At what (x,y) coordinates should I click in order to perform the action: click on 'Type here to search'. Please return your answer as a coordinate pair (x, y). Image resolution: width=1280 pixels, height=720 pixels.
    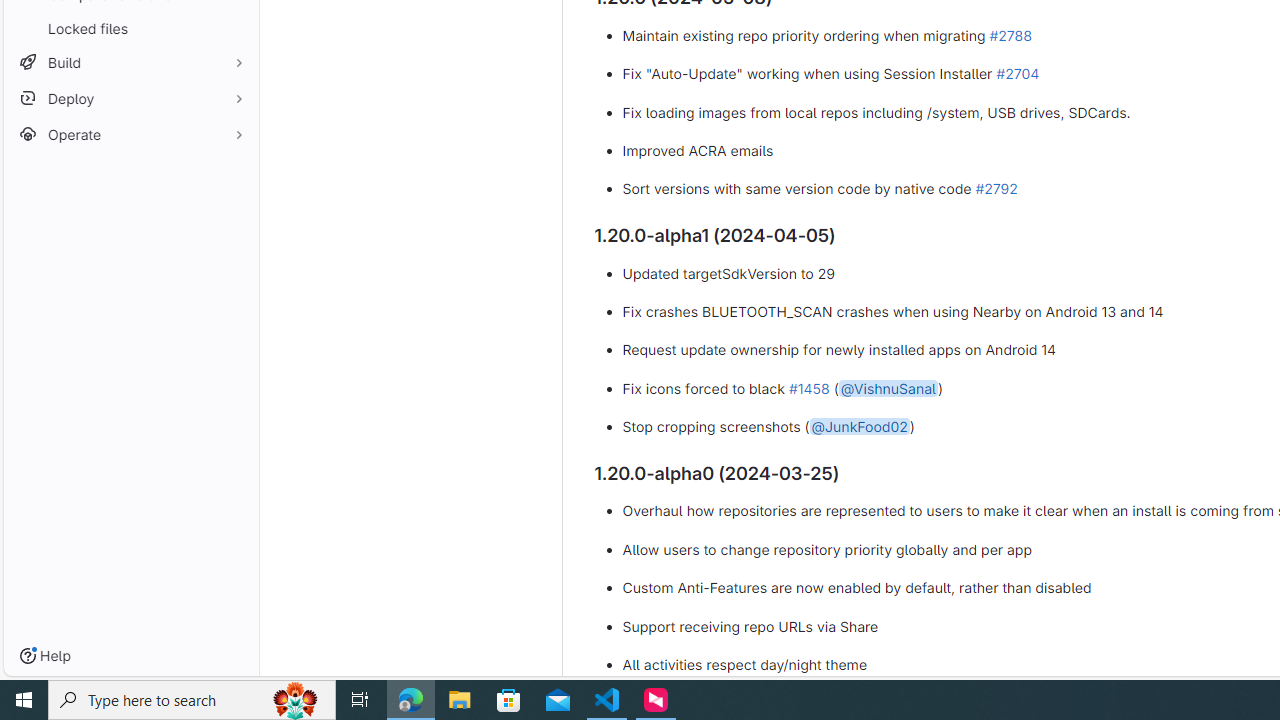
    Looking at the image, I should click on (192, 698).